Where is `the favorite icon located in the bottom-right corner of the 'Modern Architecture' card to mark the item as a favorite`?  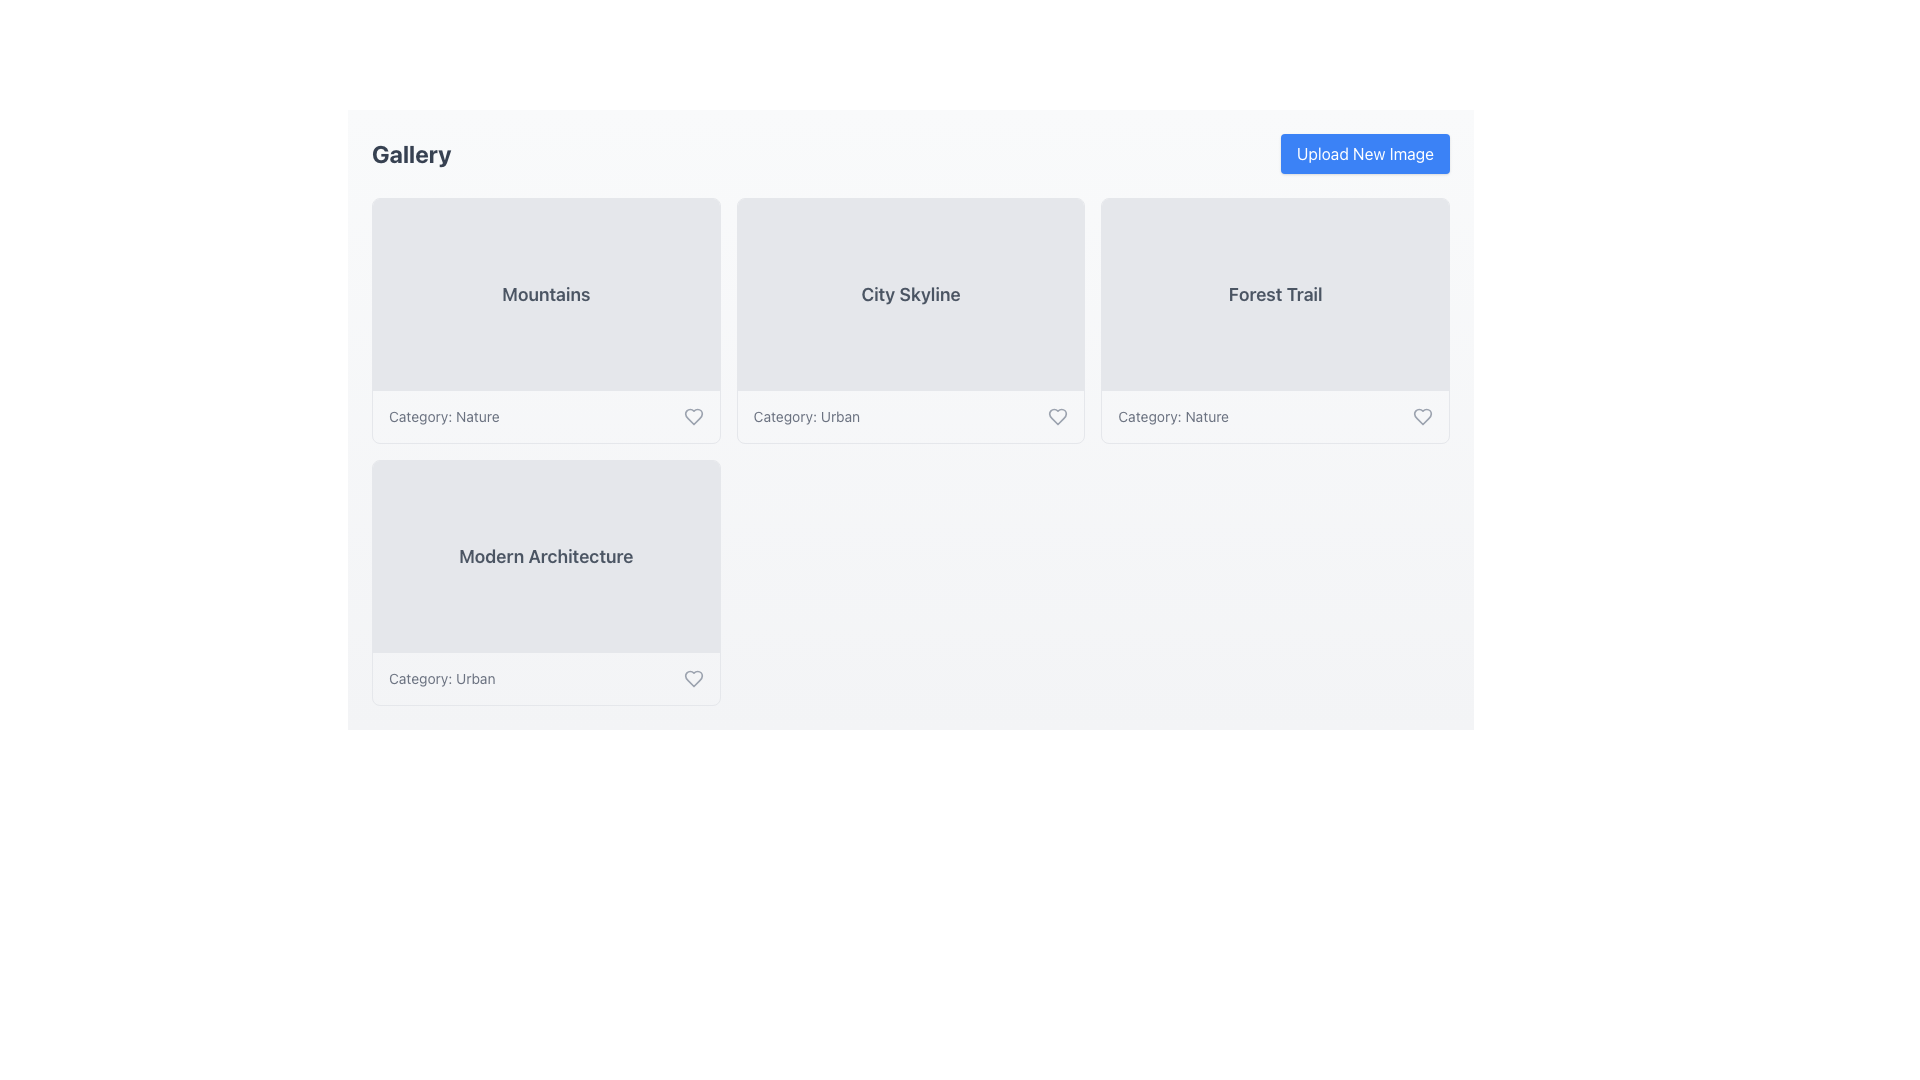 the favorite icon located in the bottom-right corner of the 'Modern Architecture' card to mark the item as a favorite is located at coordinates (693, 677).